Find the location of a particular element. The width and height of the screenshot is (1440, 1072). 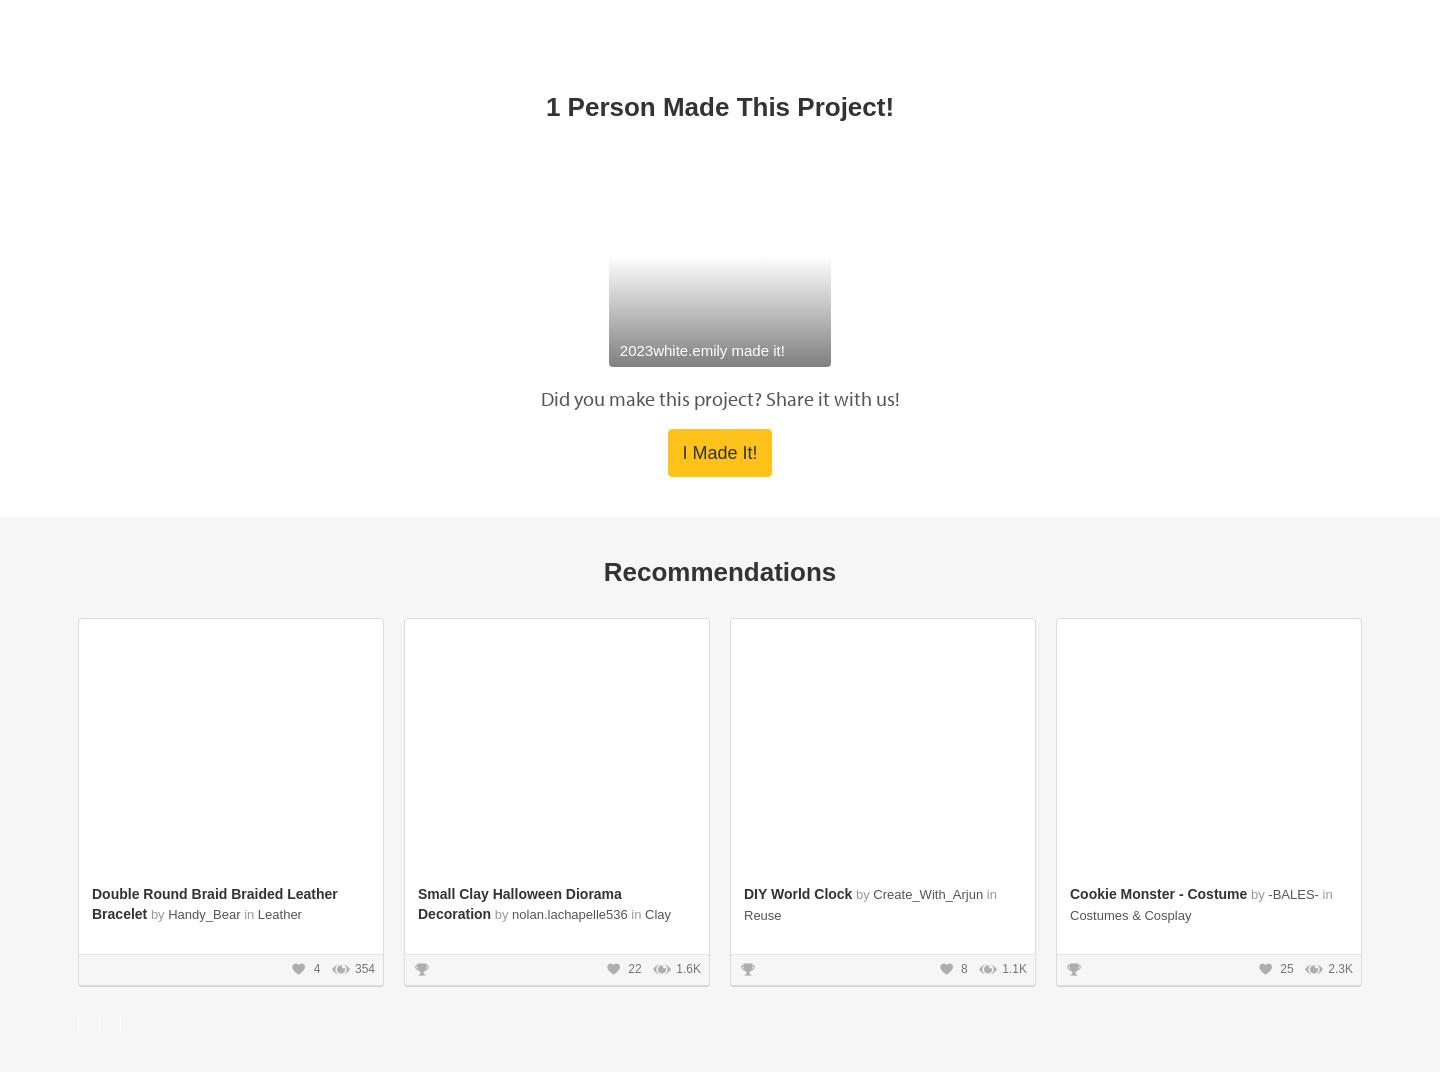

'Create_With_Arjun' is located at coordinates (929, 432).